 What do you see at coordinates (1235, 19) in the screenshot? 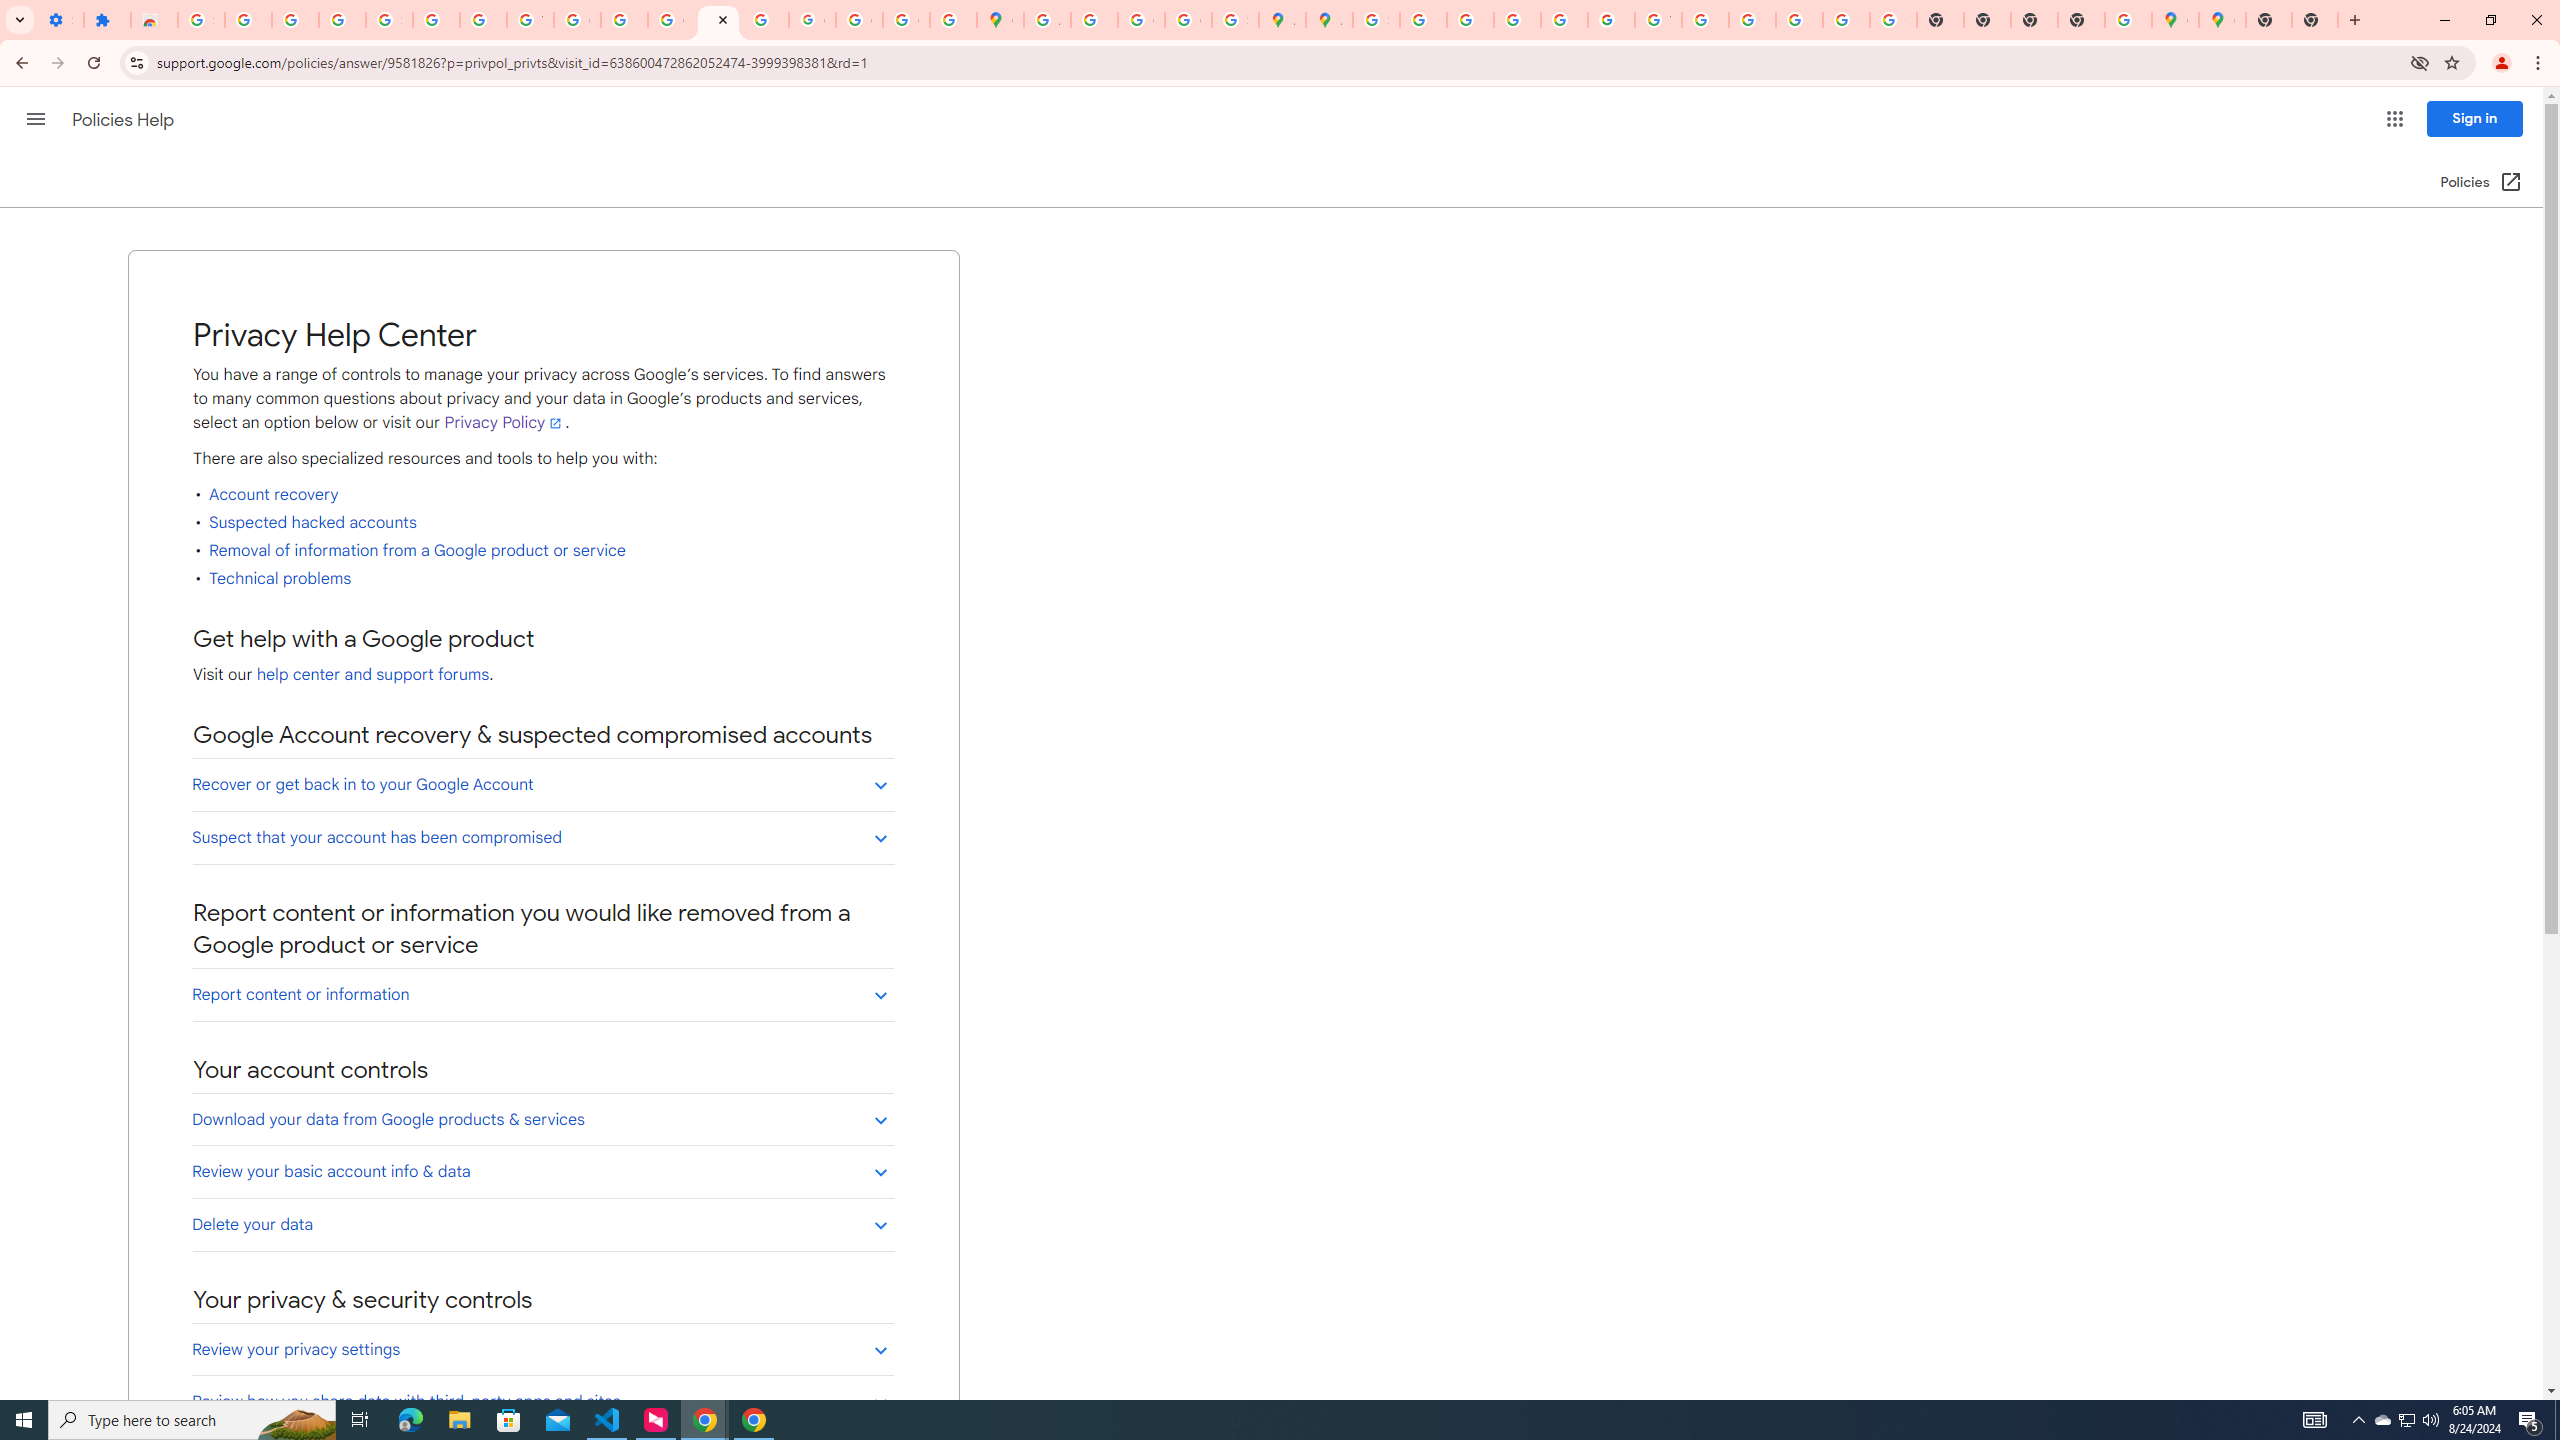
I see `'Safety in Our Products - Google Safety Center'` at bounding box center [1235, 19].